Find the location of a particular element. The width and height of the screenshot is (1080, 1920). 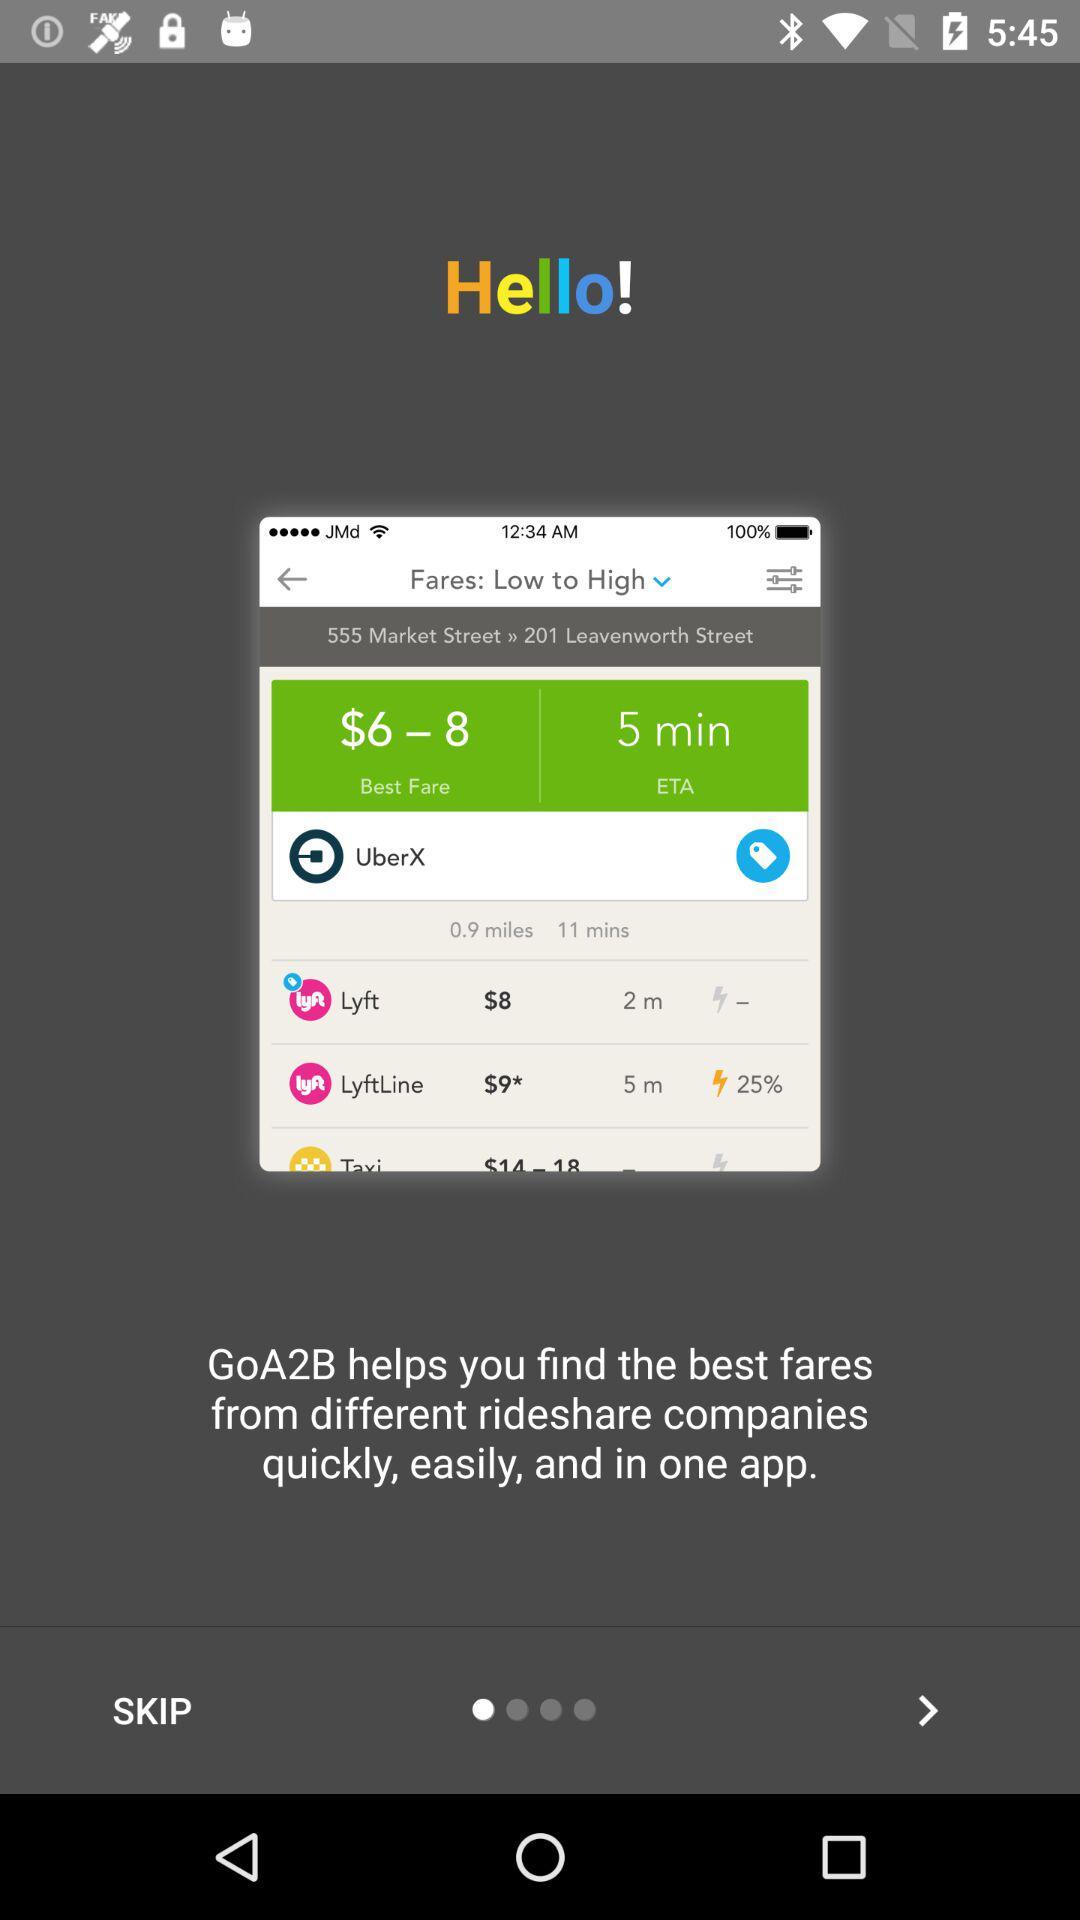

skip is located at coordinates (151, 1709).